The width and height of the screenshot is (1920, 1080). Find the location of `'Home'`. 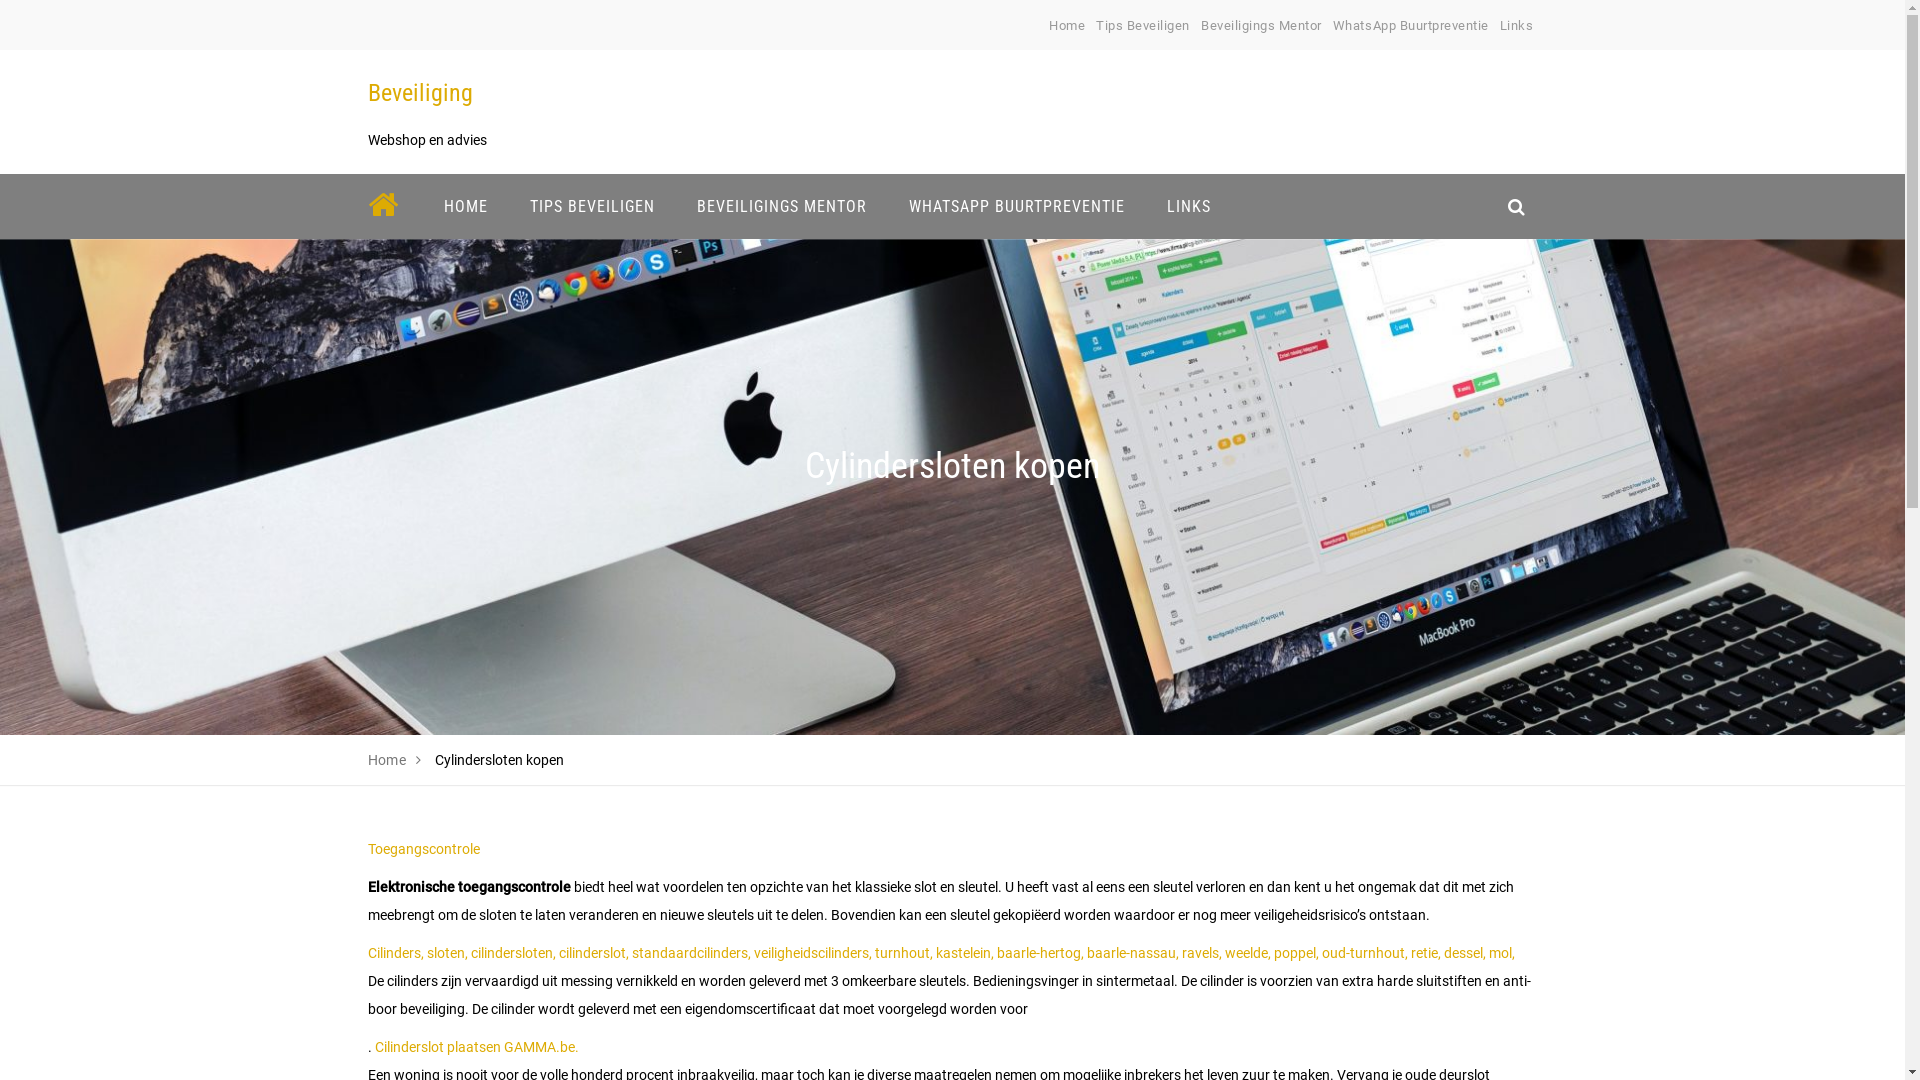

'Home' is located at coordinates (387, 759).